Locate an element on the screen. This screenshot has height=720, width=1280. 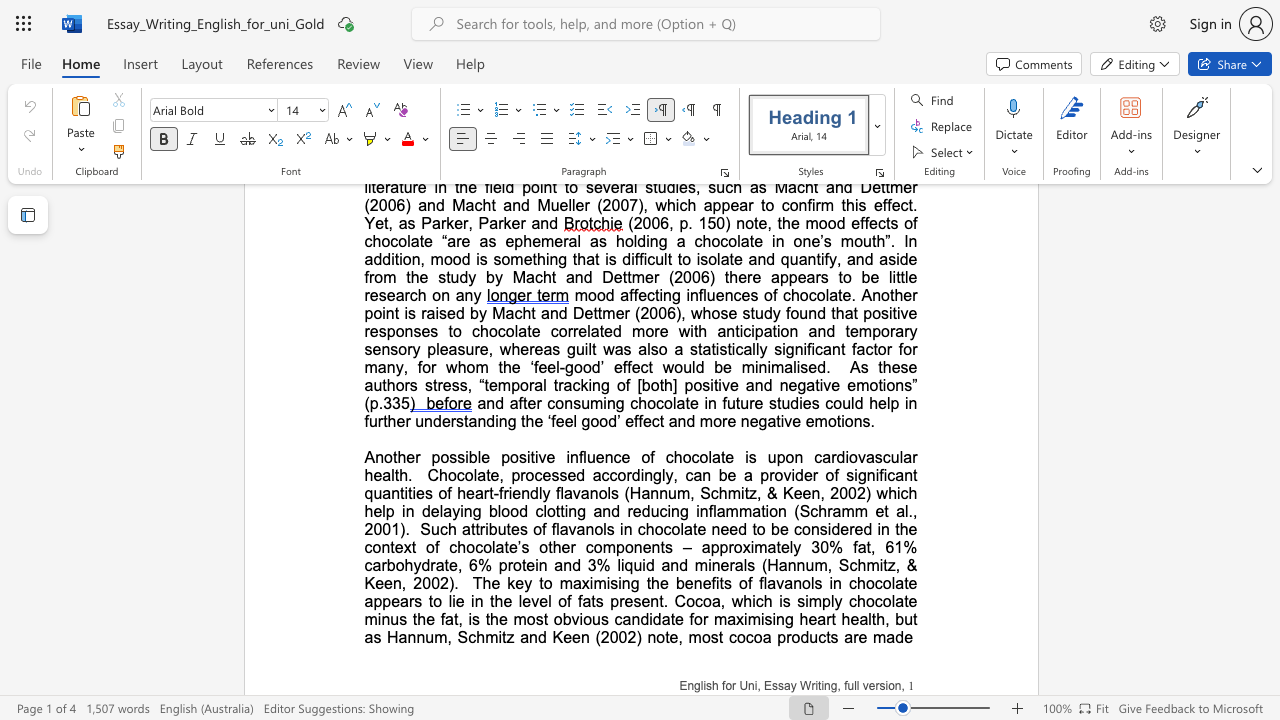
the subset text "rsi" within the text "English for Uni, Essay Writing, full version," is located at coordinates (875, 685).